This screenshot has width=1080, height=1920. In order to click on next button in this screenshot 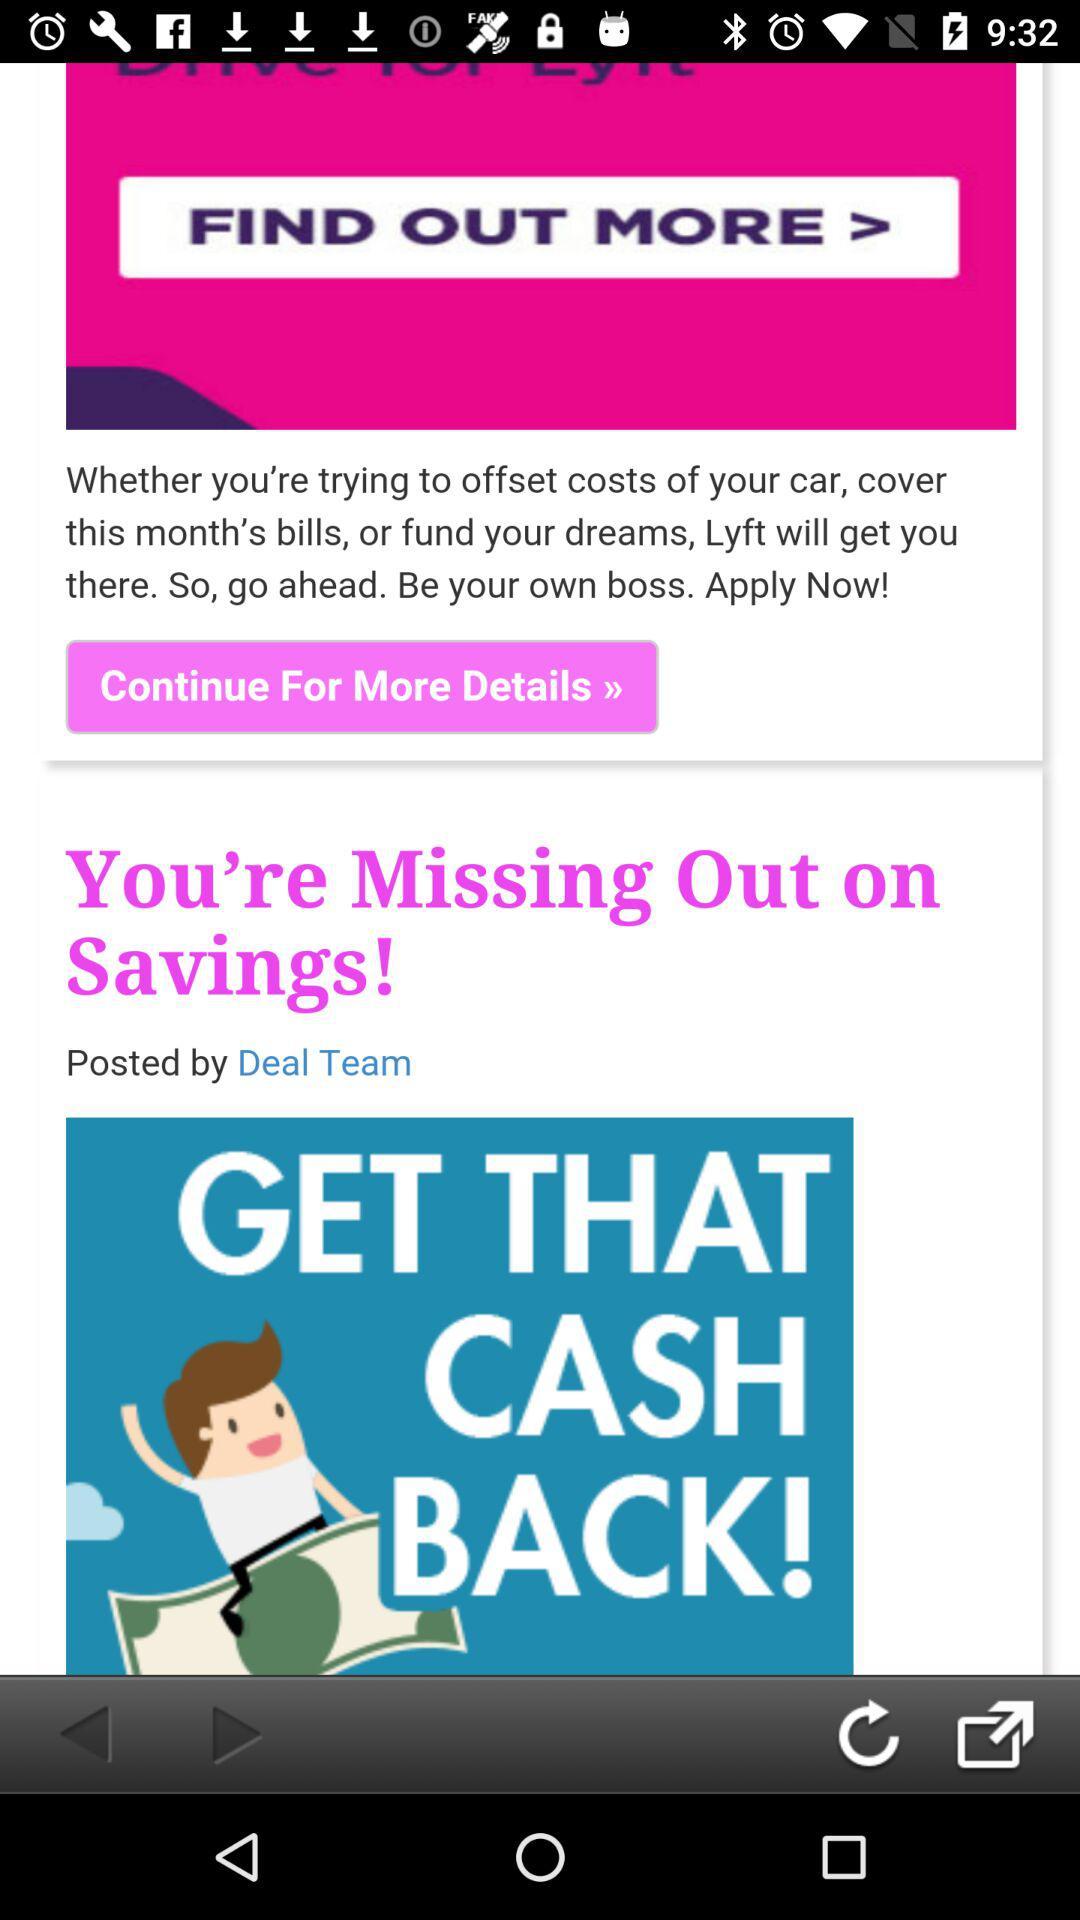, I will do `click(1016, 1733)`.